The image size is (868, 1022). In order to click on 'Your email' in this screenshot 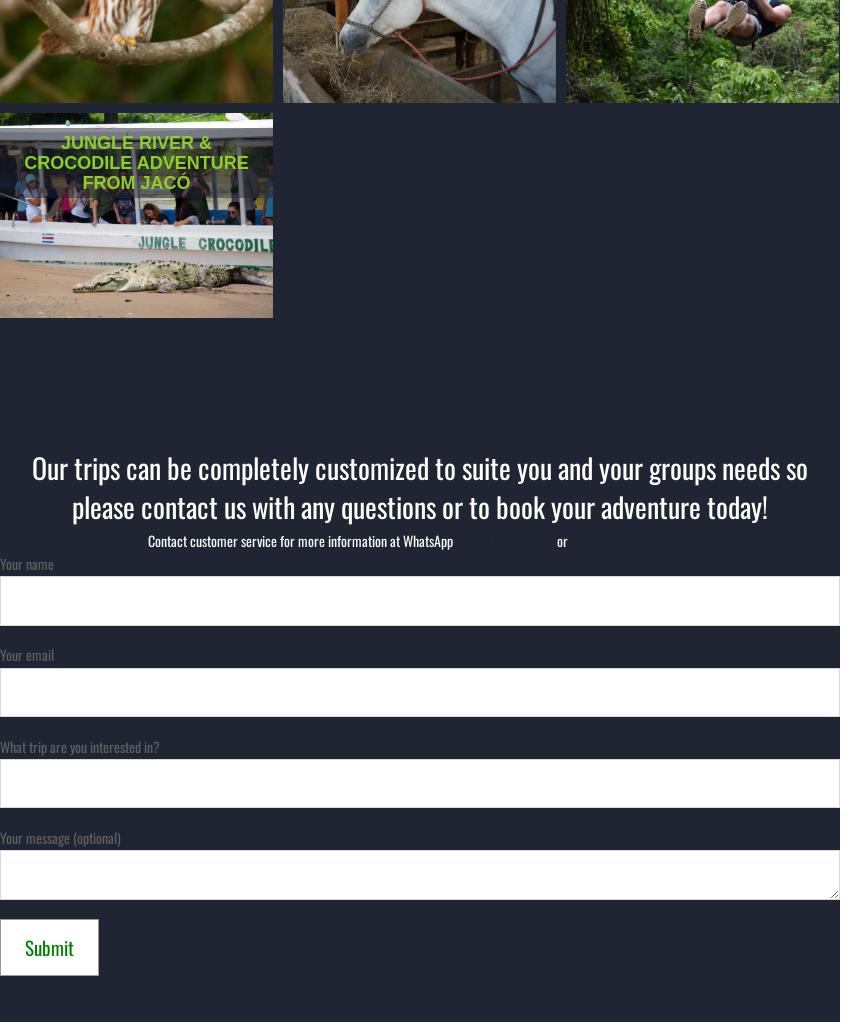, I will do `click(26, 654)`.